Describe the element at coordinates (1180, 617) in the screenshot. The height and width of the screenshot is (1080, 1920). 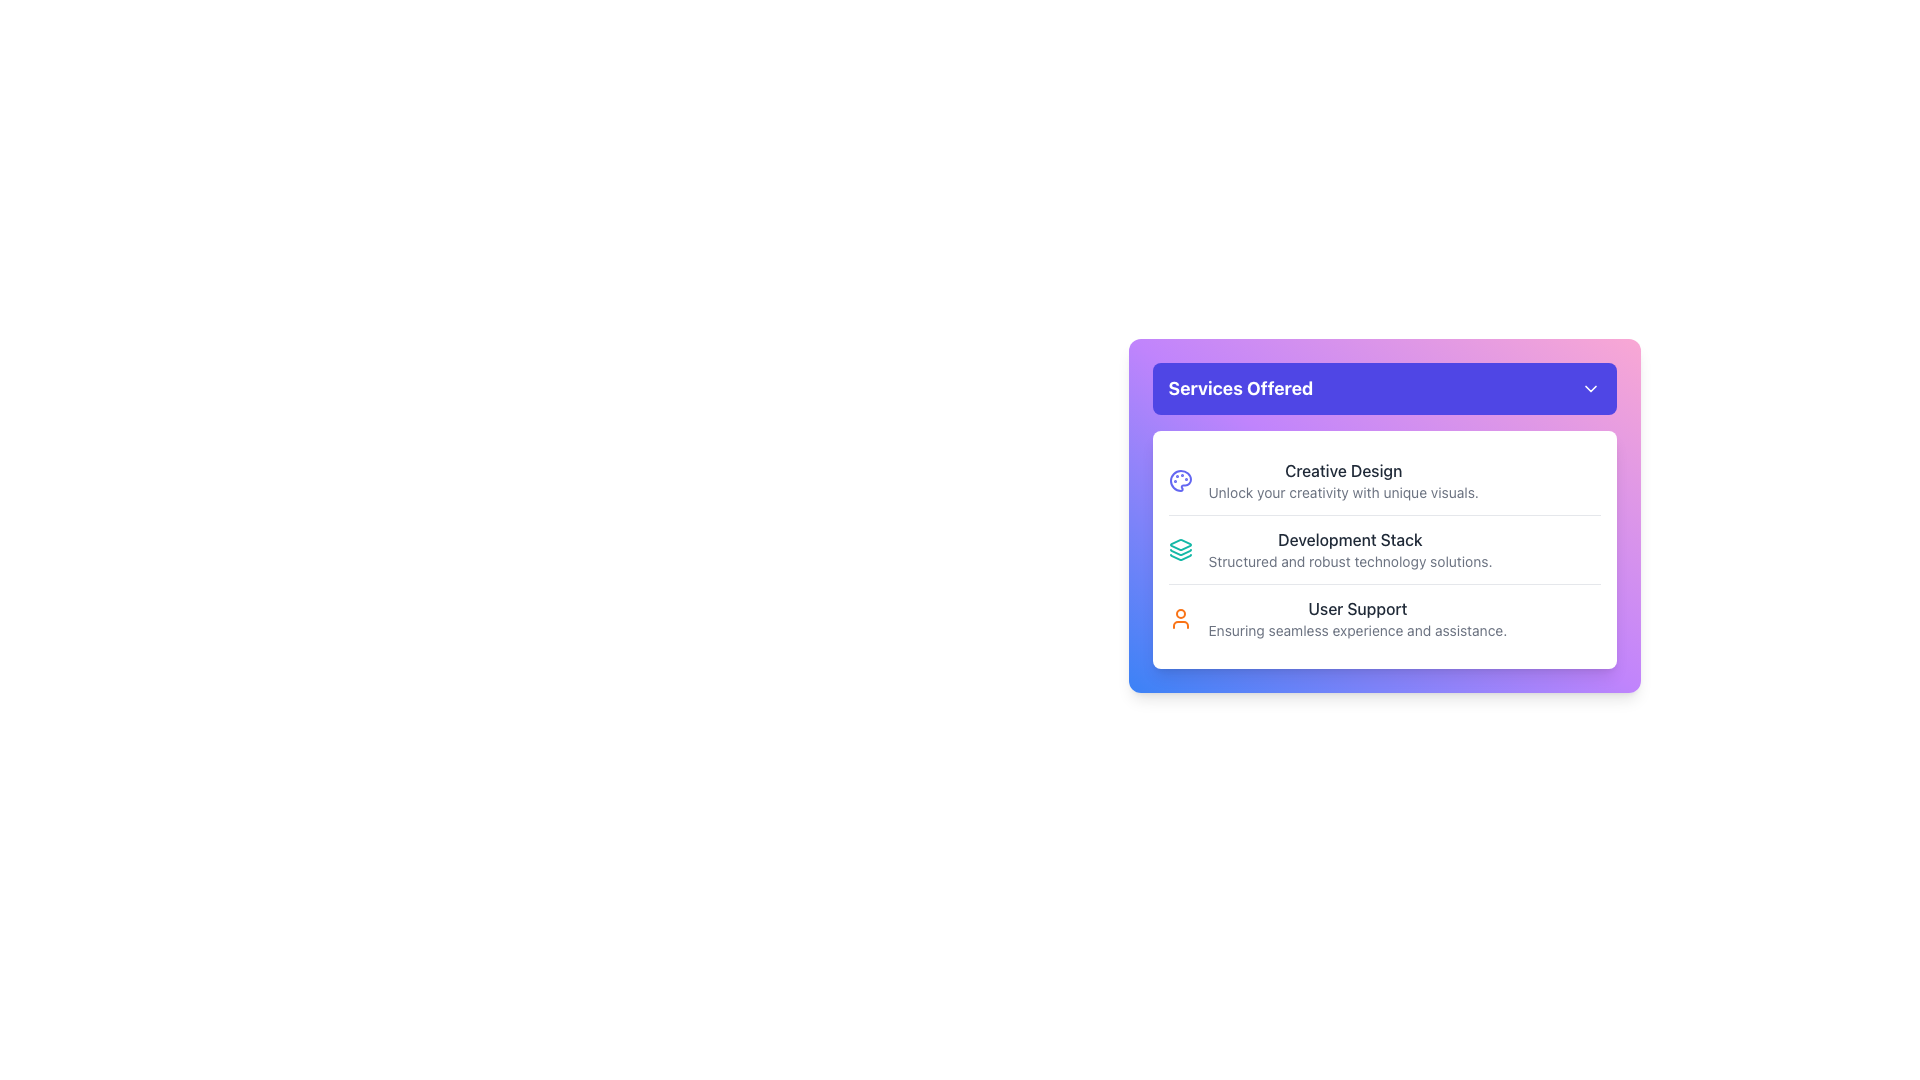
I see `the orange user icon representing 'User Support' in the bottom section of the 'Services Offered' list panel` at that location.